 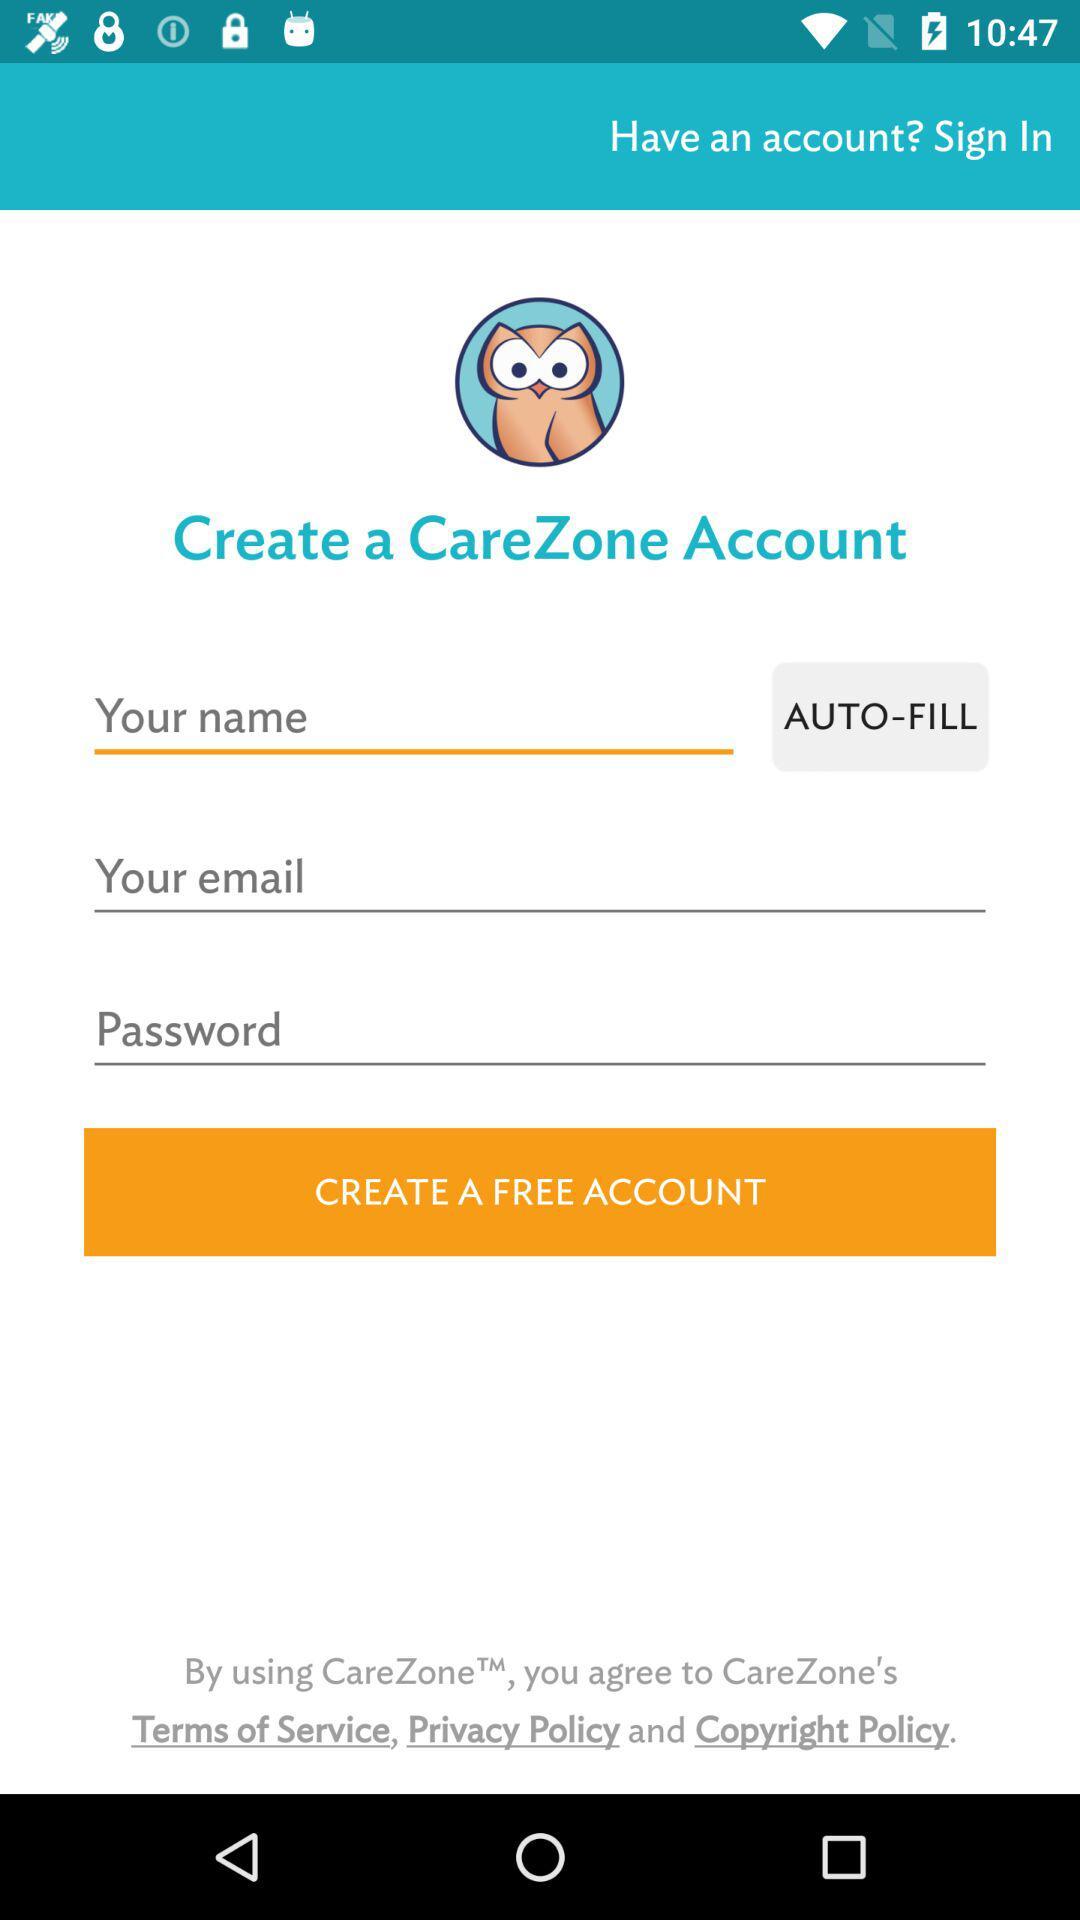 I want to click on item below the create a carezone icon, so click(x=879, y=716).